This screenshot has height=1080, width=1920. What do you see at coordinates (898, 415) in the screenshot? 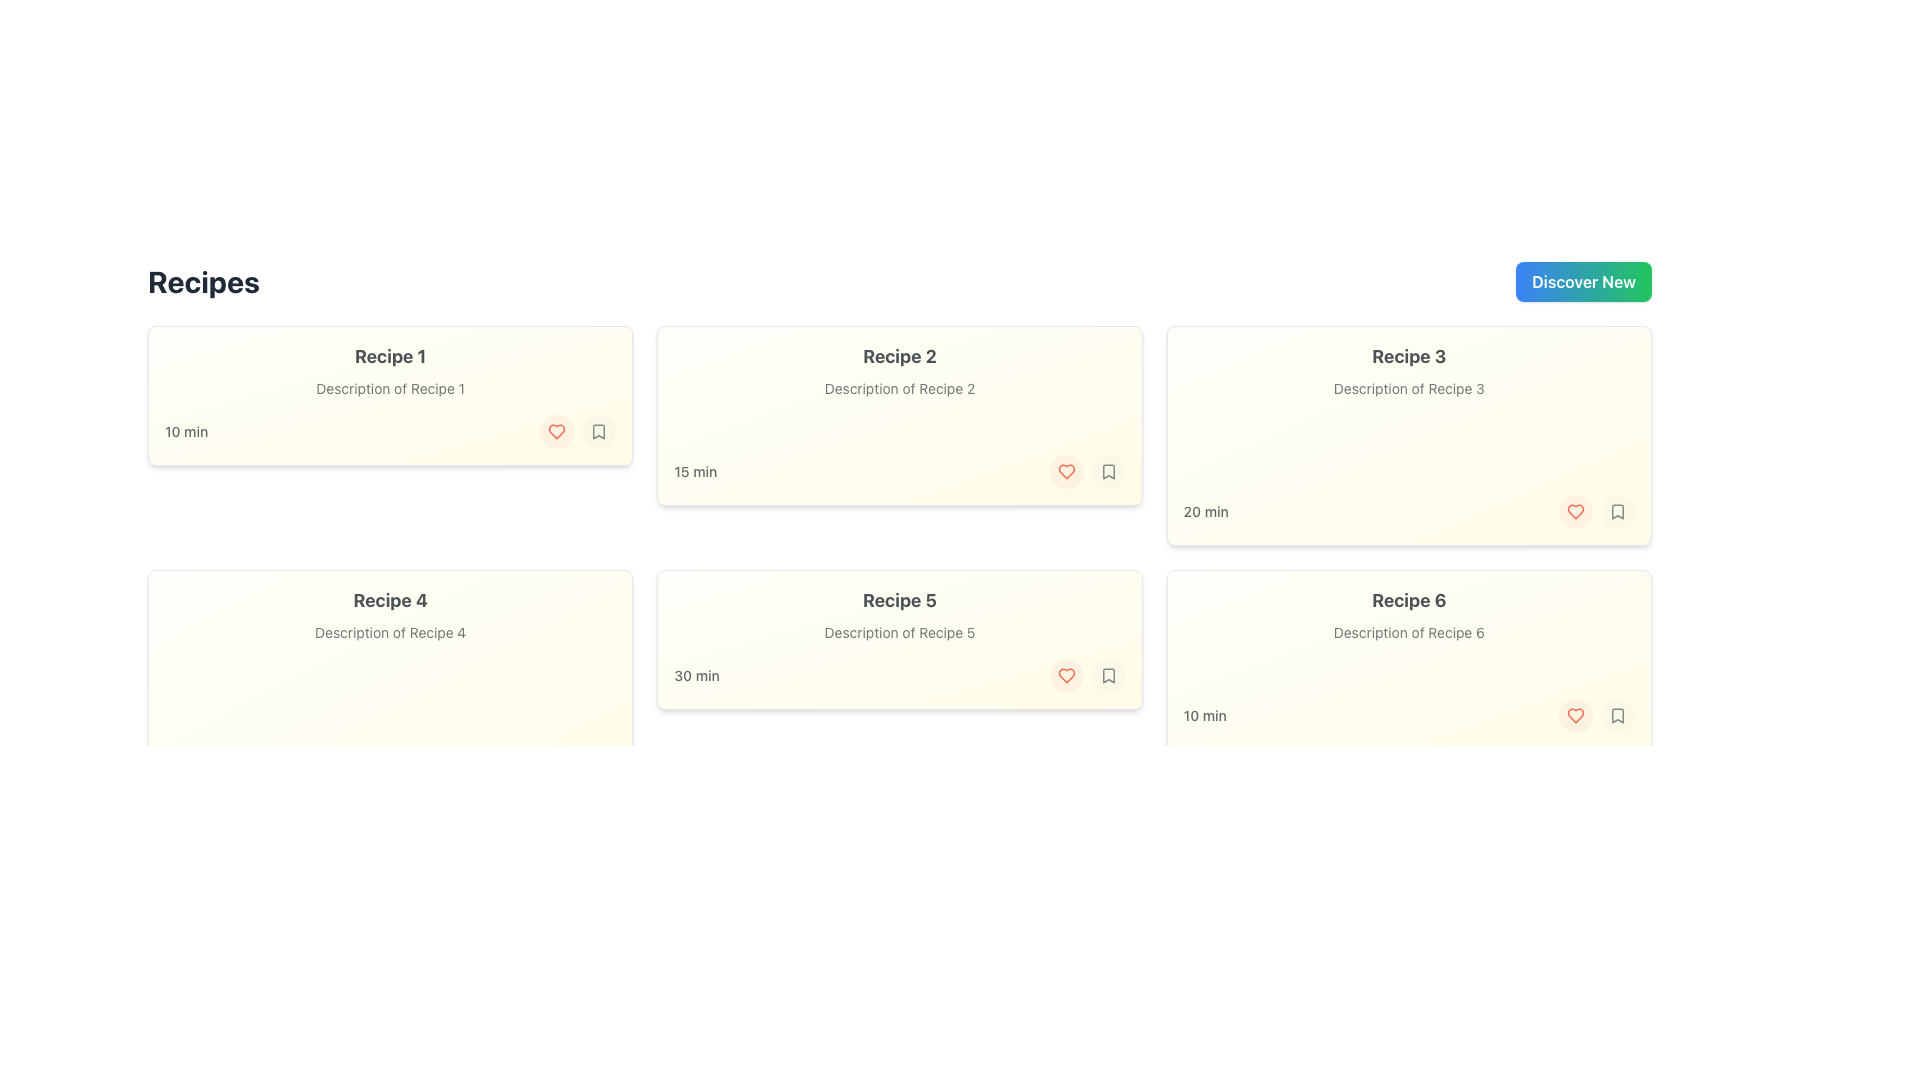
I see `the recipe summary card, which is the second card from the left in the top row of the grid layout` at bounding box center [898, 415].